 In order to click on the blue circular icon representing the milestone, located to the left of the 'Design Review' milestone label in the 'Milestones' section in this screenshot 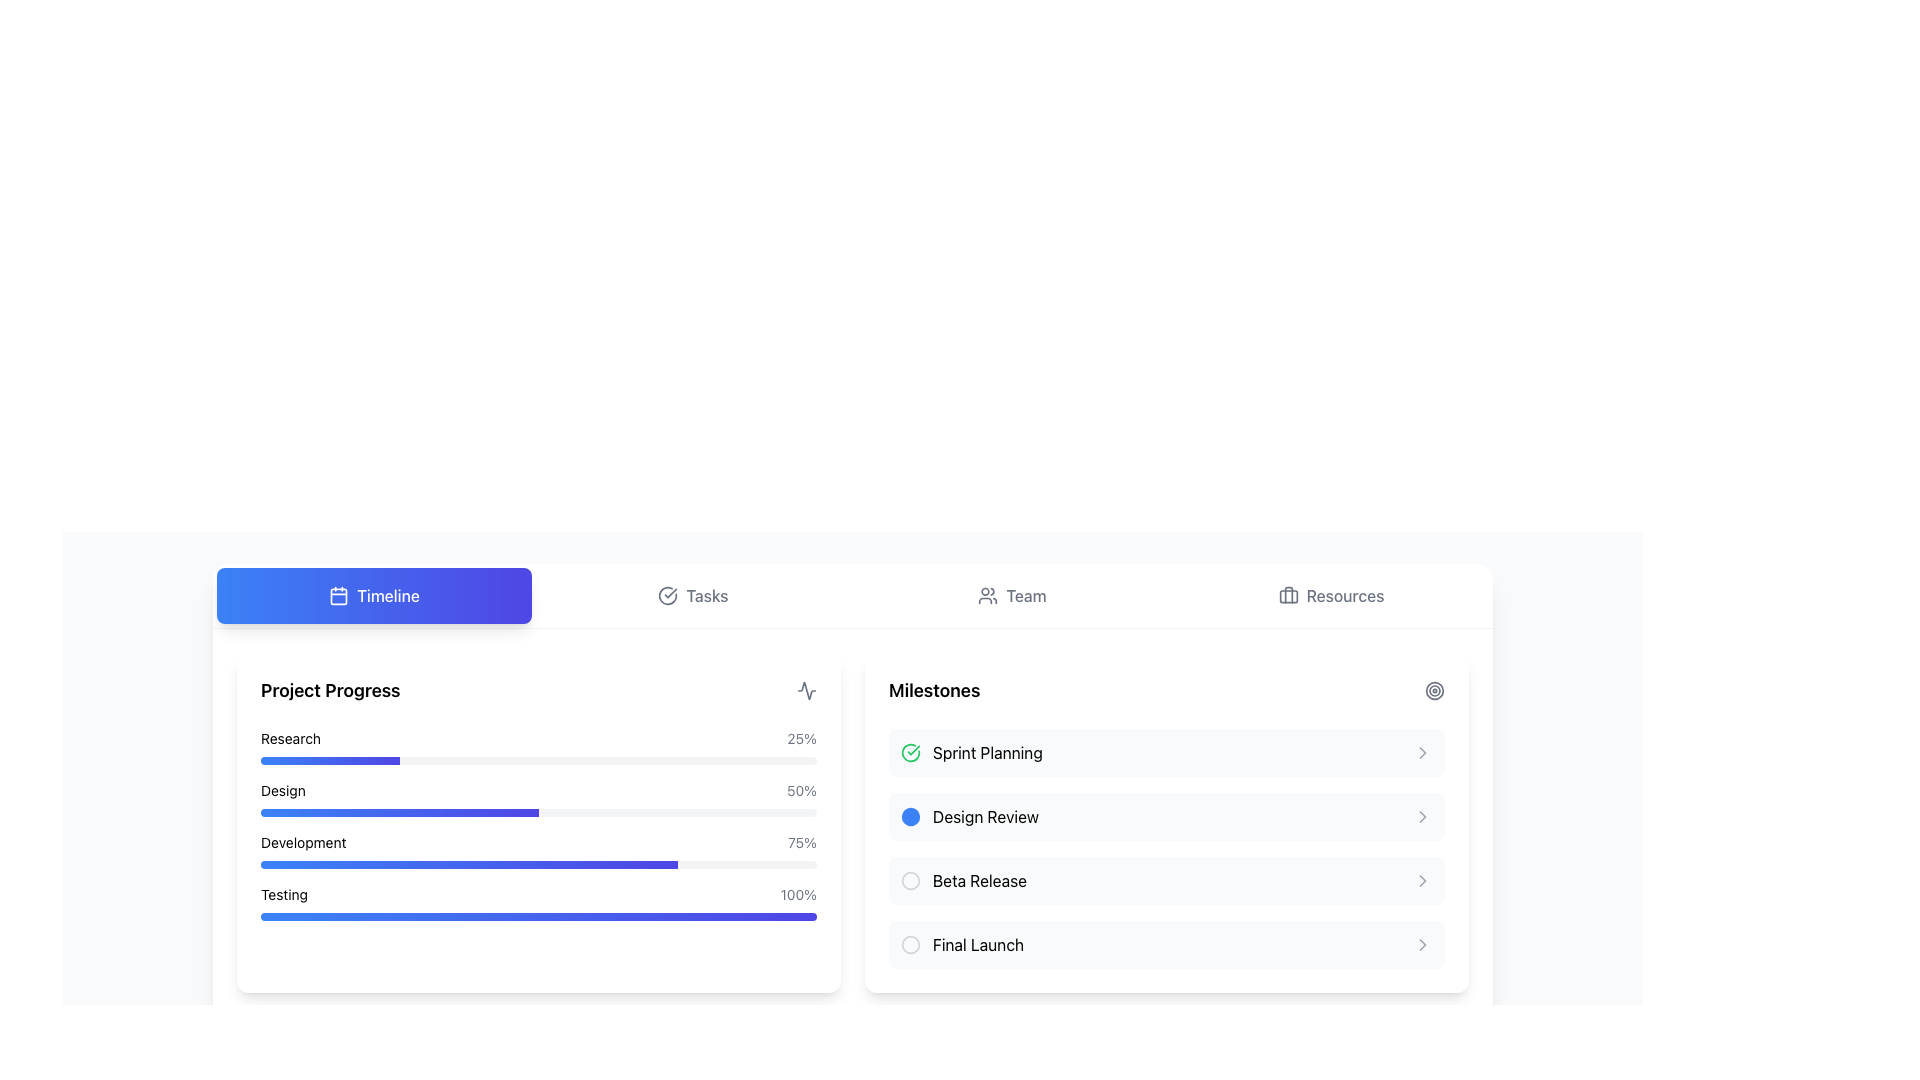, I will do `click(910, 817)`.